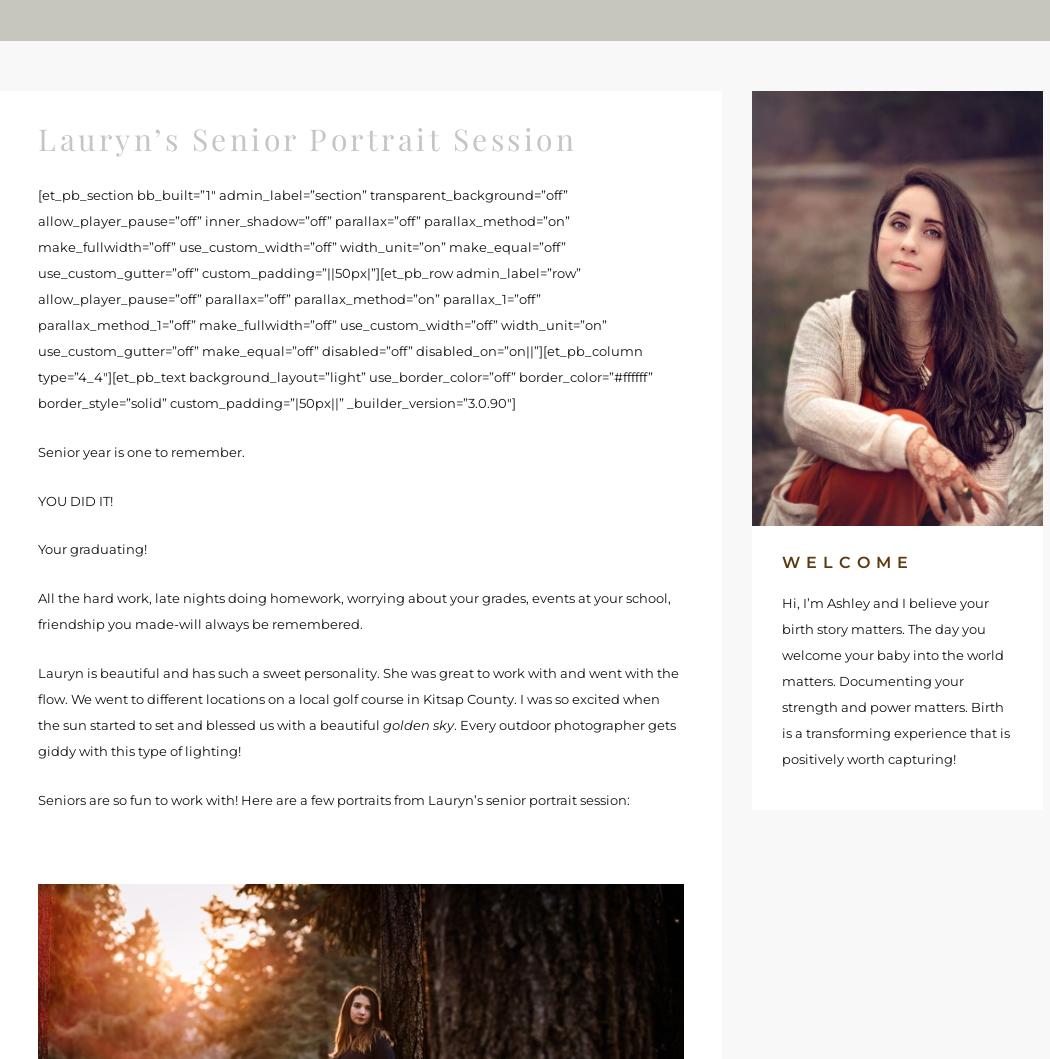 This screenshot has height=1059, width=1050. Describe the element at coordinates (571, 20) in the screenshot. I see `'EXTRAS'` at that location.